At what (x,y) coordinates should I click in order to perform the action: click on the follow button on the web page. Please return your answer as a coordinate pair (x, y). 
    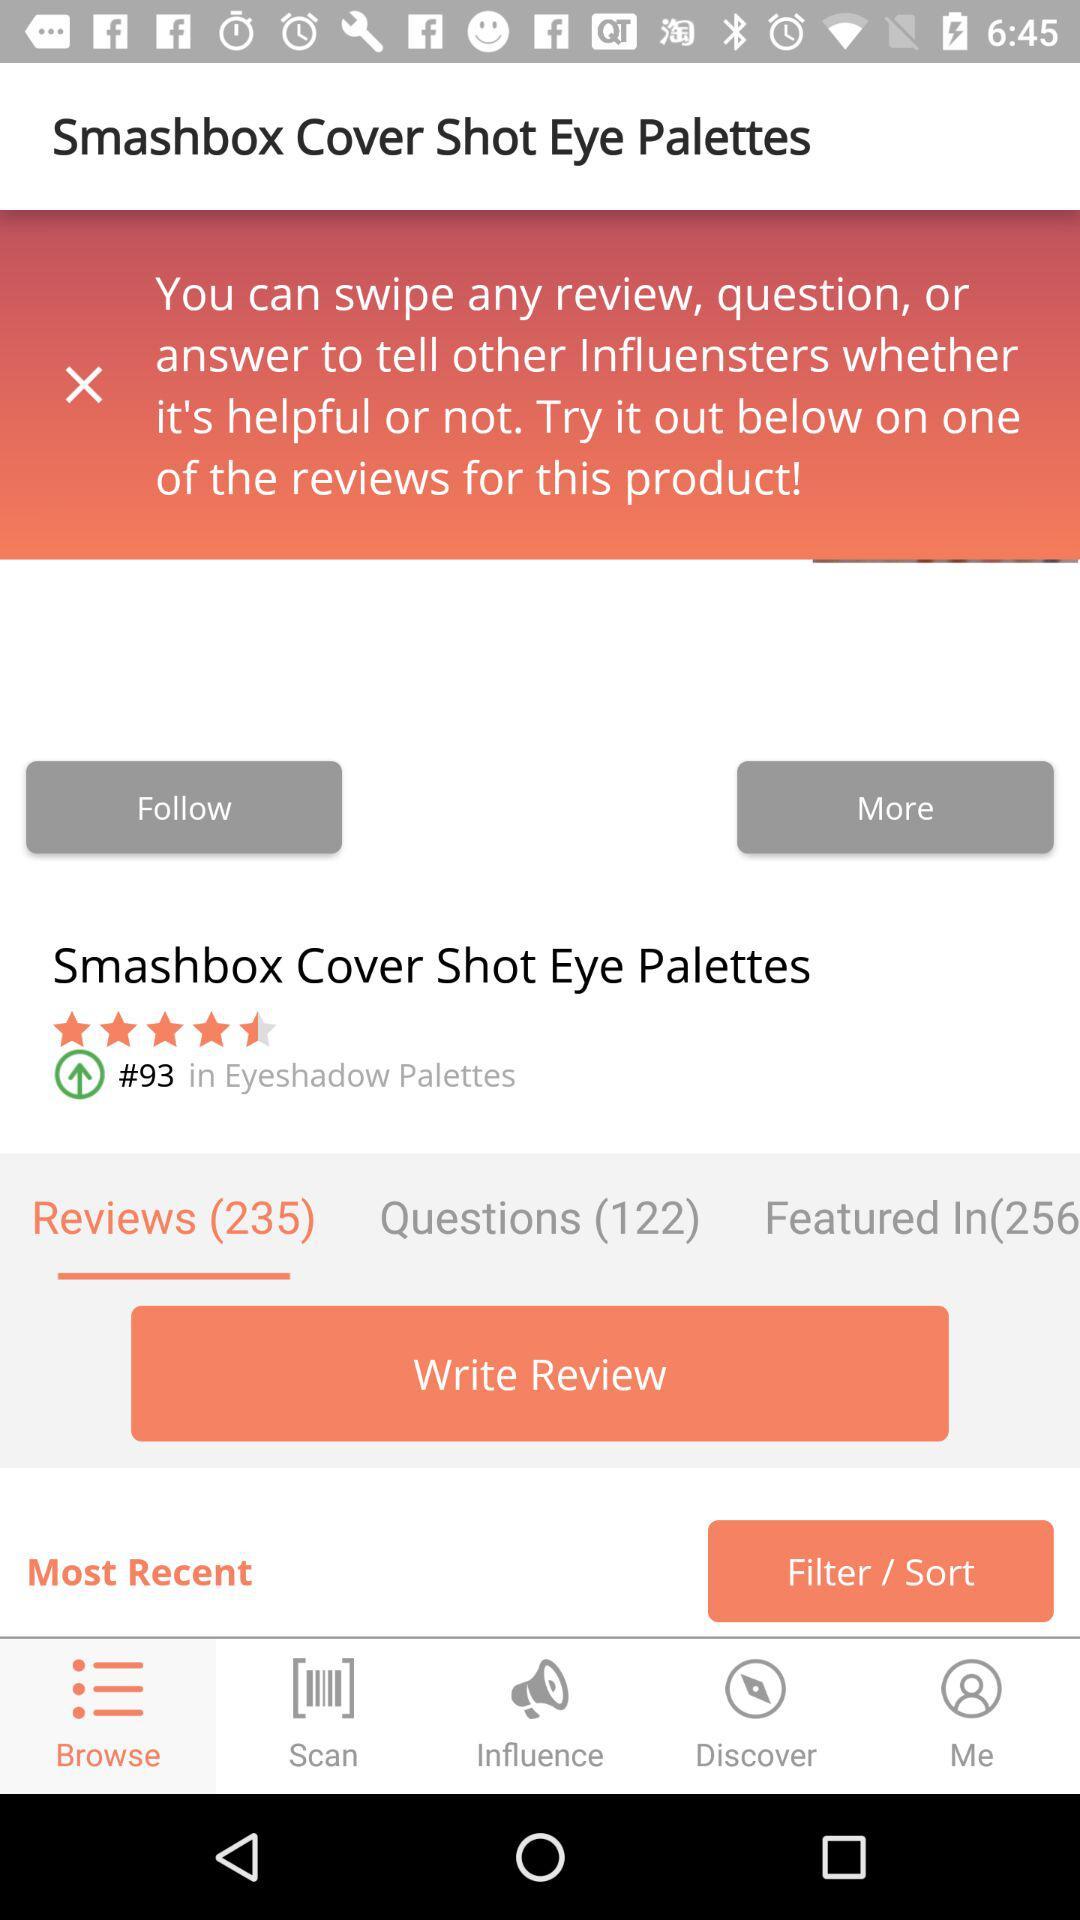
    Looking at the image, I should click on (184, 807).